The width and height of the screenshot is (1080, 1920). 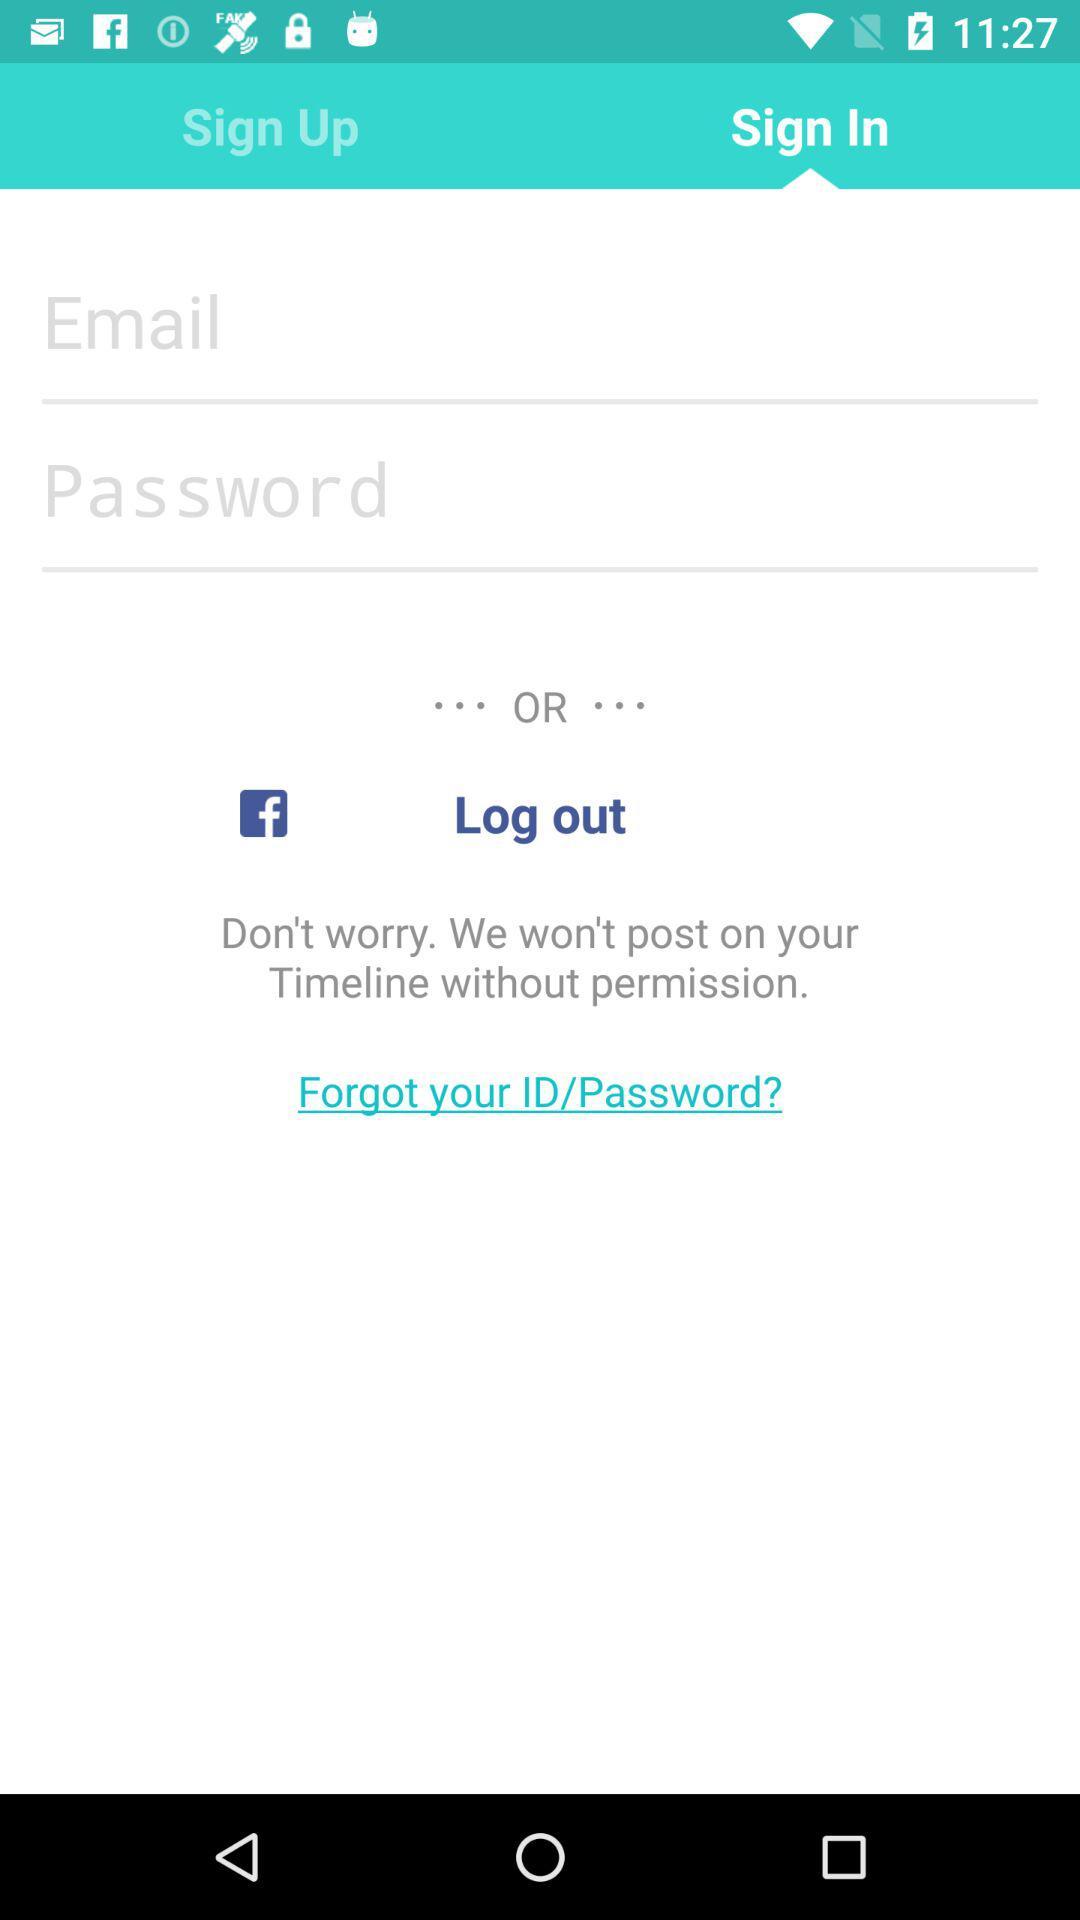 I want to click on the forgot your id item, so click(x=540, y=1089).